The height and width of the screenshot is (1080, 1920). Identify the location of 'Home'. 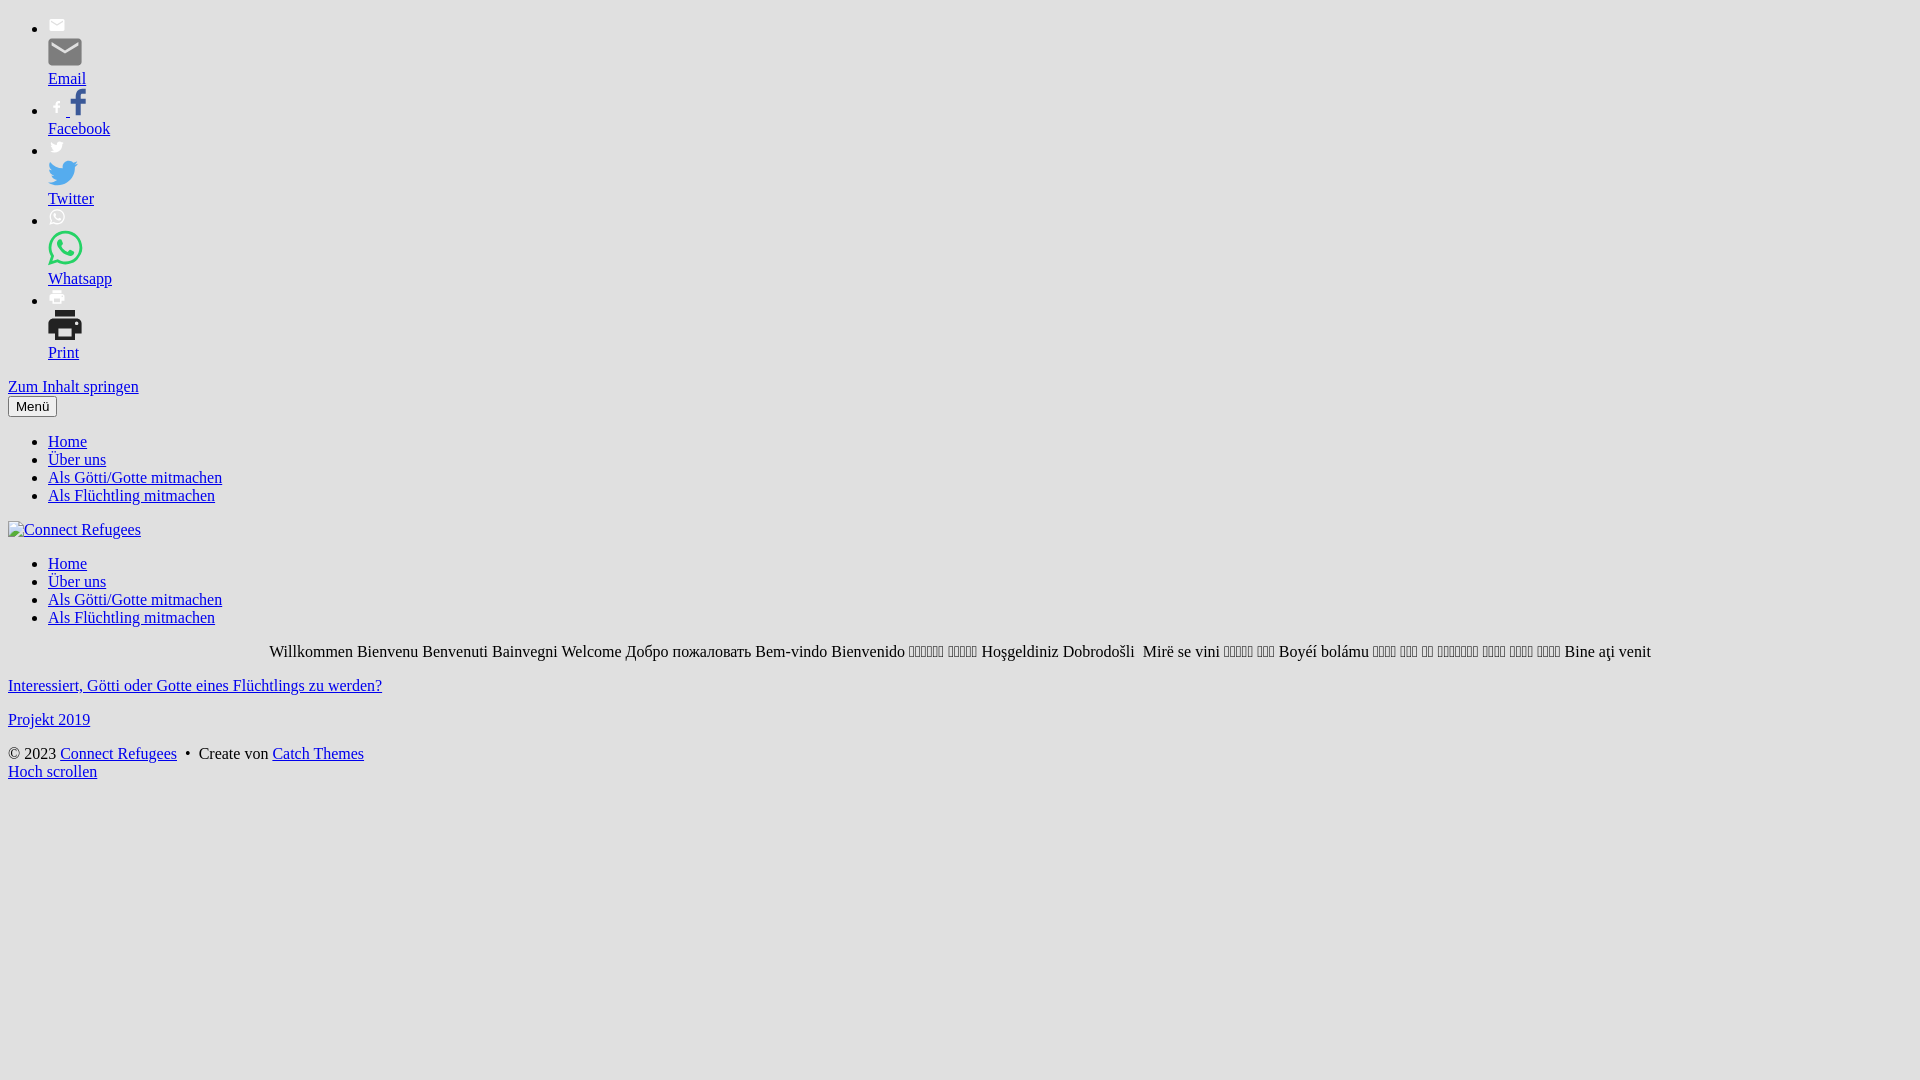
(67, 563).